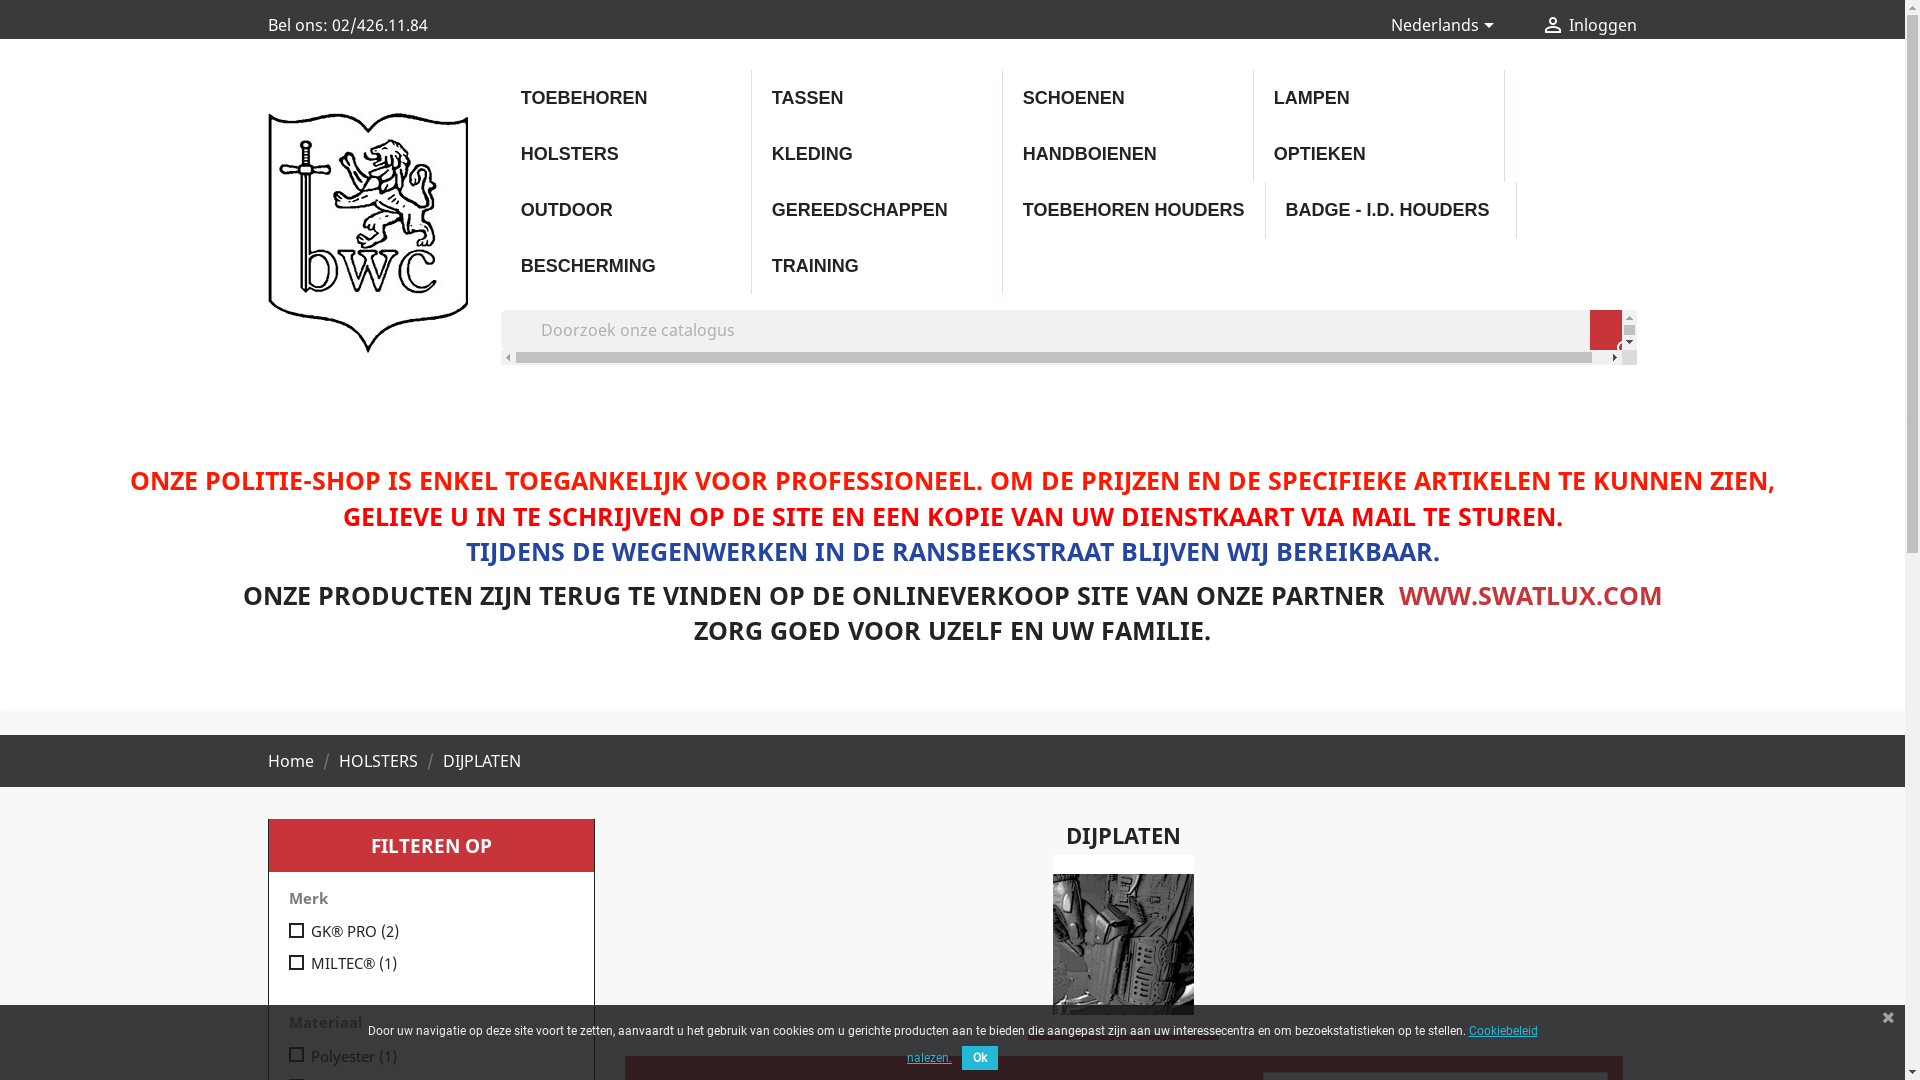 The image size is (1920, 1080). Describe the element at coordinates (1390, 209) in the screenshot. I see `'BADGE - I.D. HOUDERS'` at that location.